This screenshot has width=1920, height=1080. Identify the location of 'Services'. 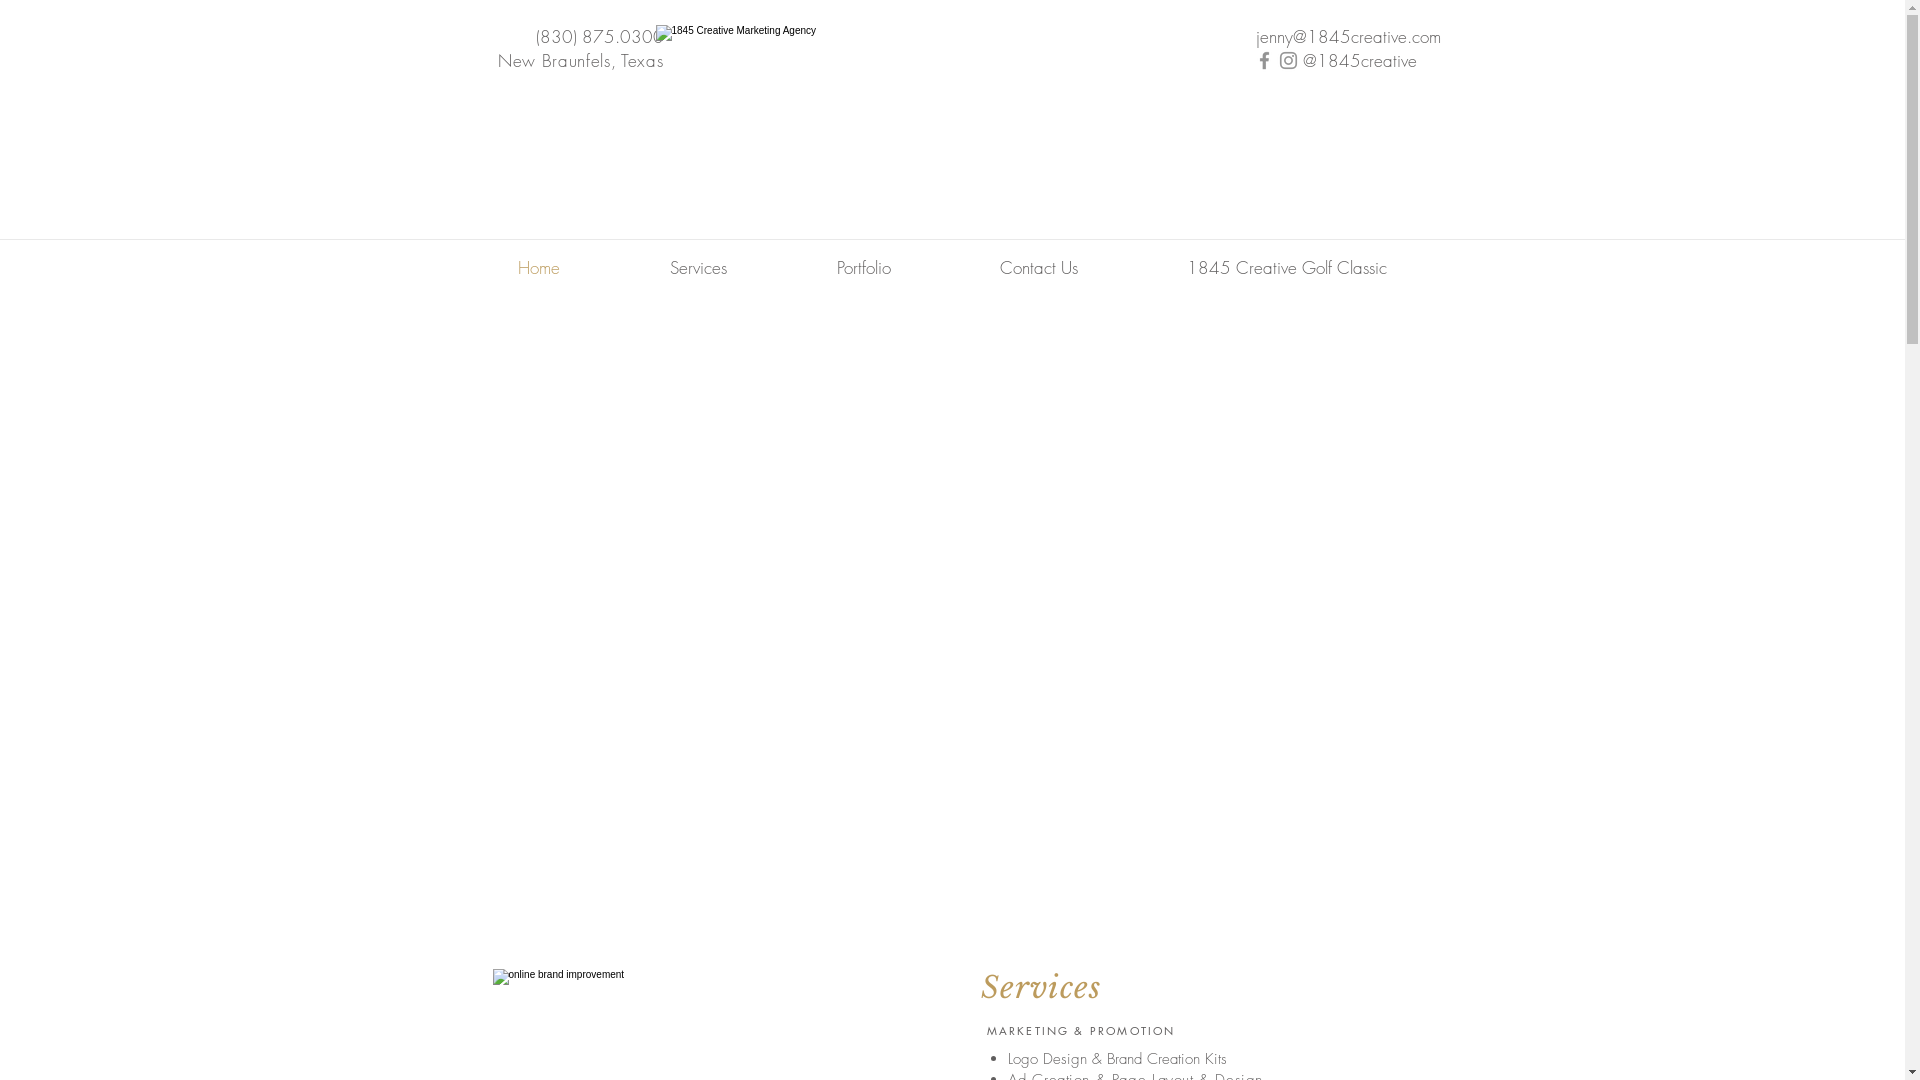
(697, 266).